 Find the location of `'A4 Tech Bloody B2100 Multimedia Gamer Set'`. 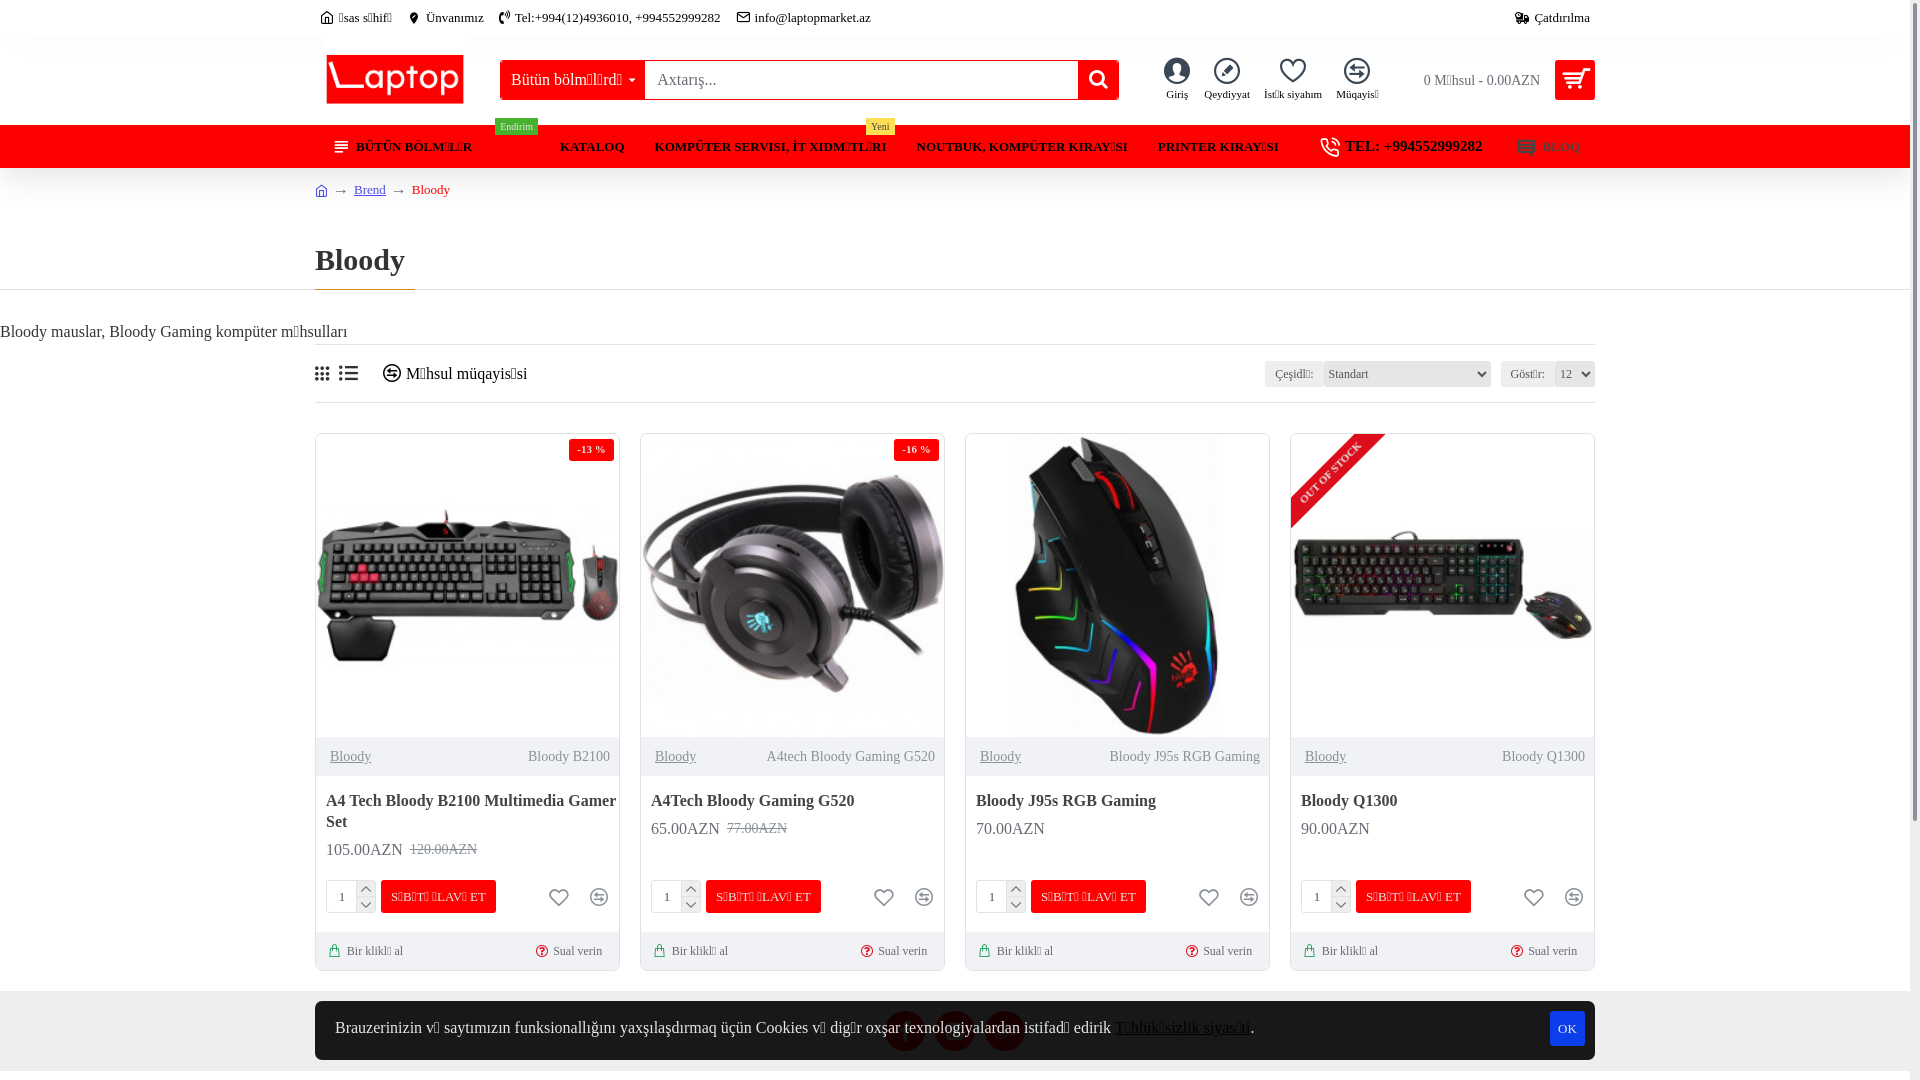

'A4 Tech Bloody B2100 Multimedia Gamer Set' is located at coordinates (471, 812).